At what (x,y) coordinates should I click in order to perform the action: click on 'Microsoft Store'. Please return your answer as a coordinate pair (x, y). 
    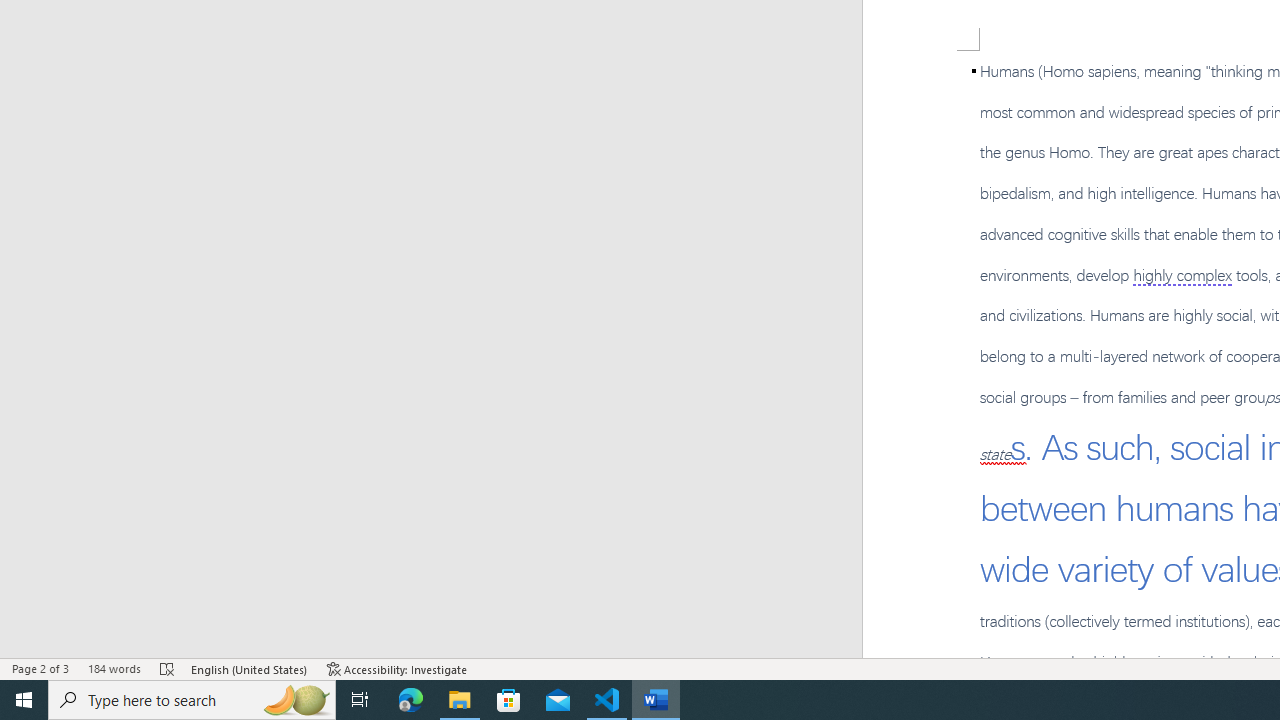
    Looking at the image, I should click on (509, 698).